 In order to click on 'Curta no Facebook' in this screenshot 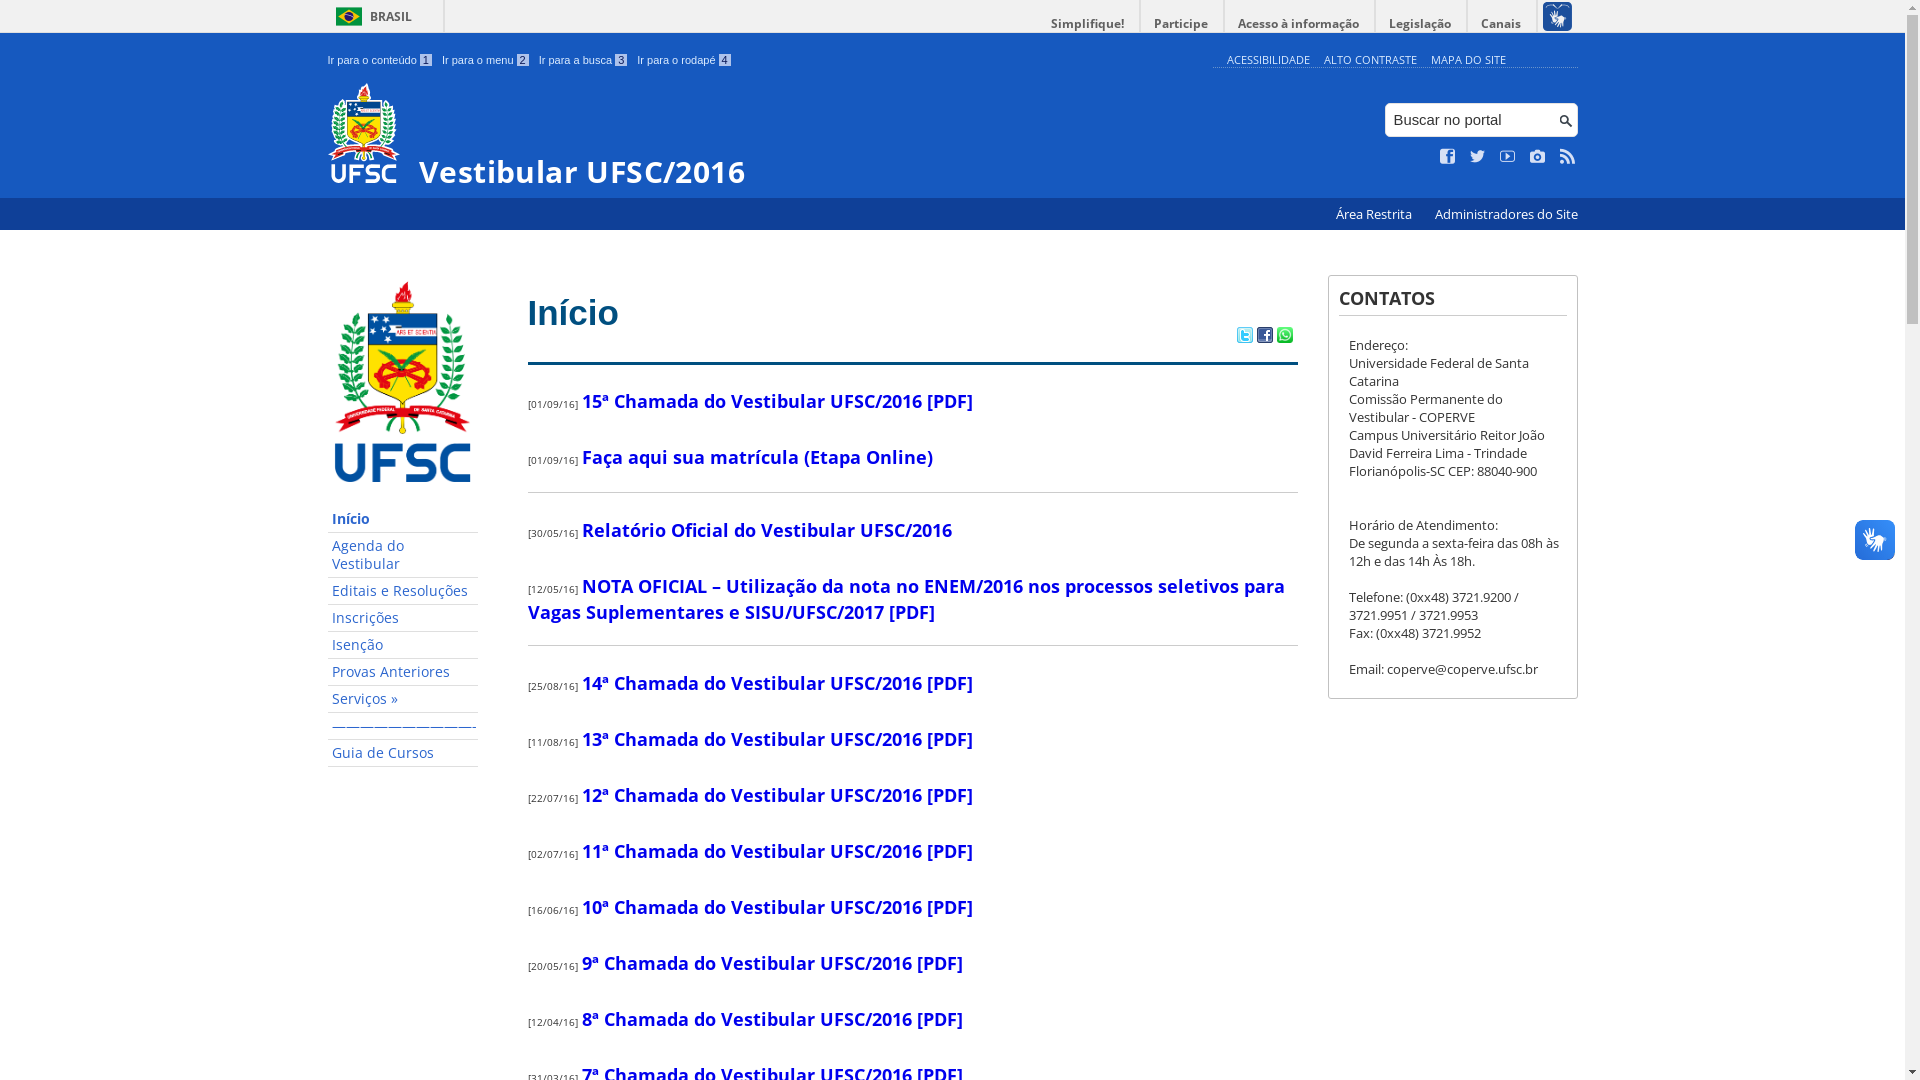, I will do `click(1448, 156)`.